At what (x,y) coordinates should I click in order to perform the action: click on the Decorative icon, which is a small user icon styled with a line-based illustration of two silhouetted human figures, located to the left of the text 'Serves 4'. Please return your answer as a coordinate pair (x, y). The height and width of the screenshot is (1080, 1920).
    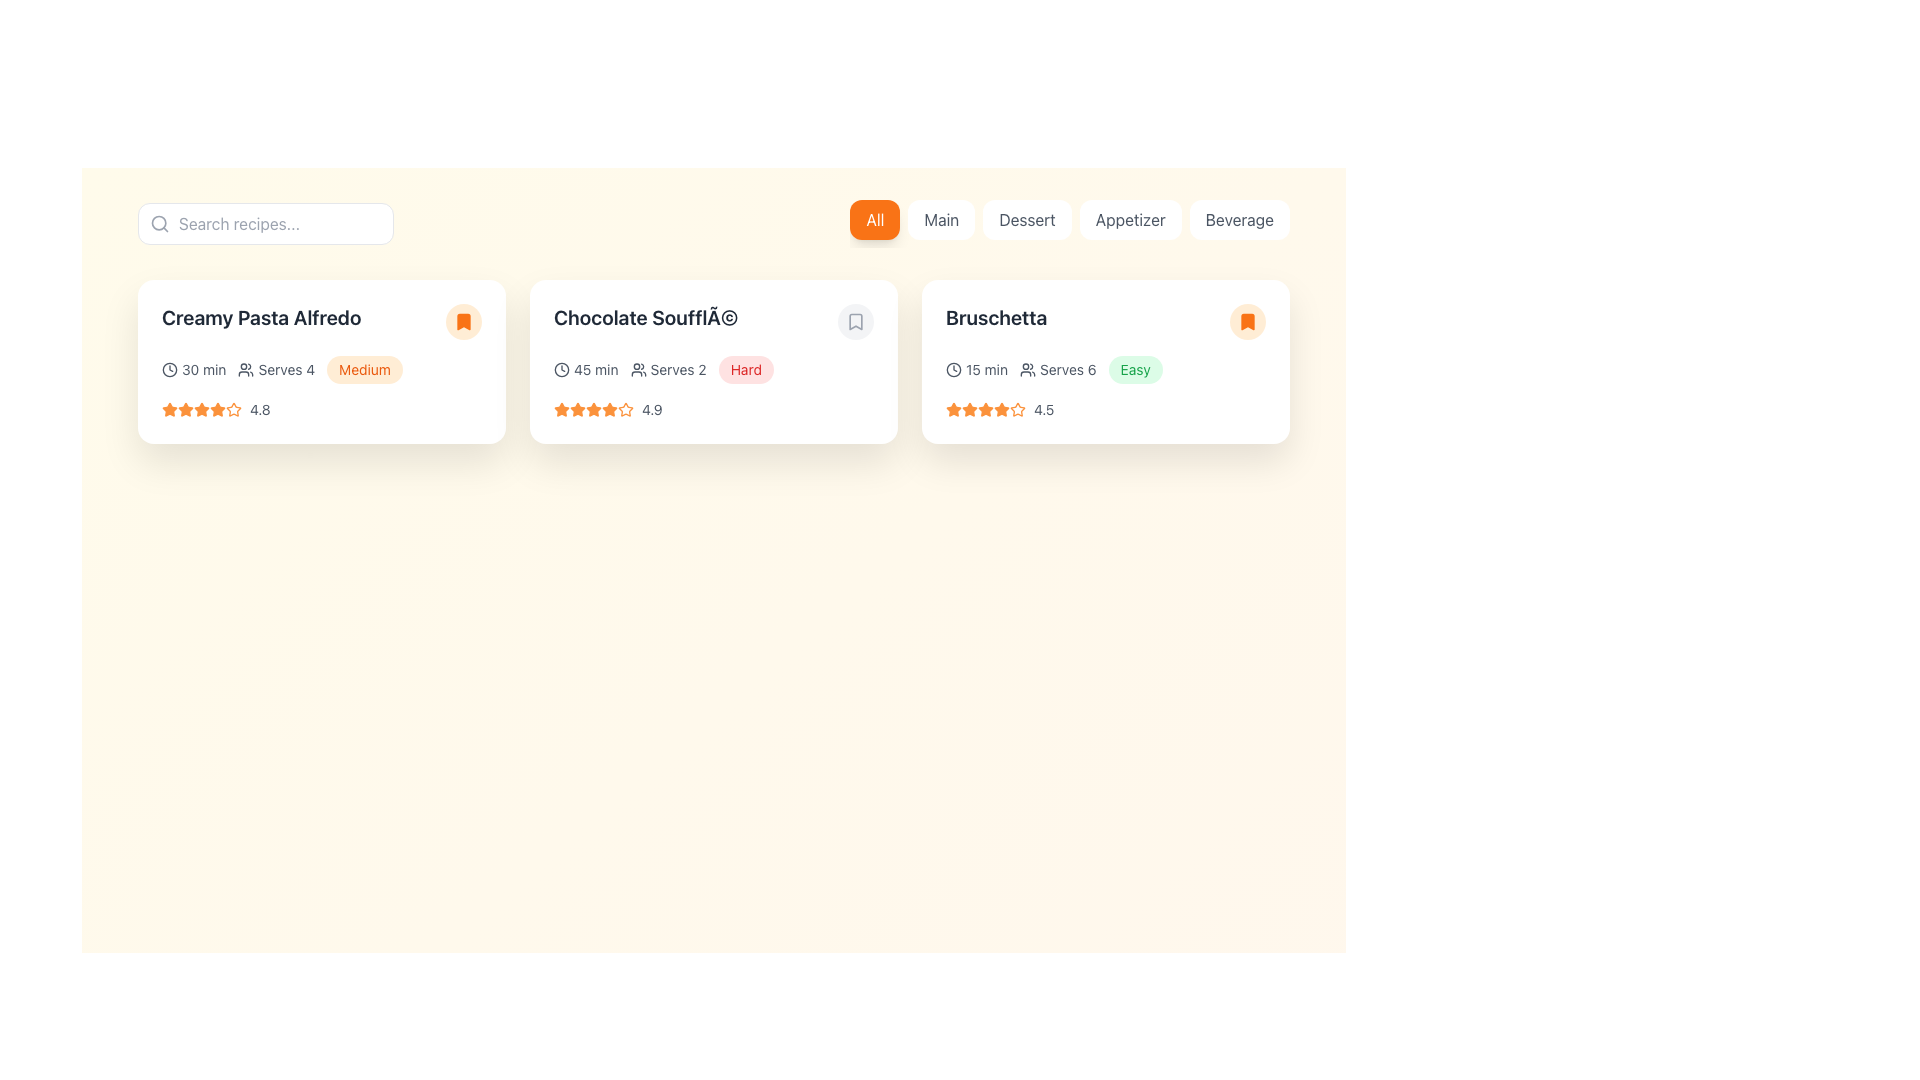
    Looking at the image, I should click on (245, 370).